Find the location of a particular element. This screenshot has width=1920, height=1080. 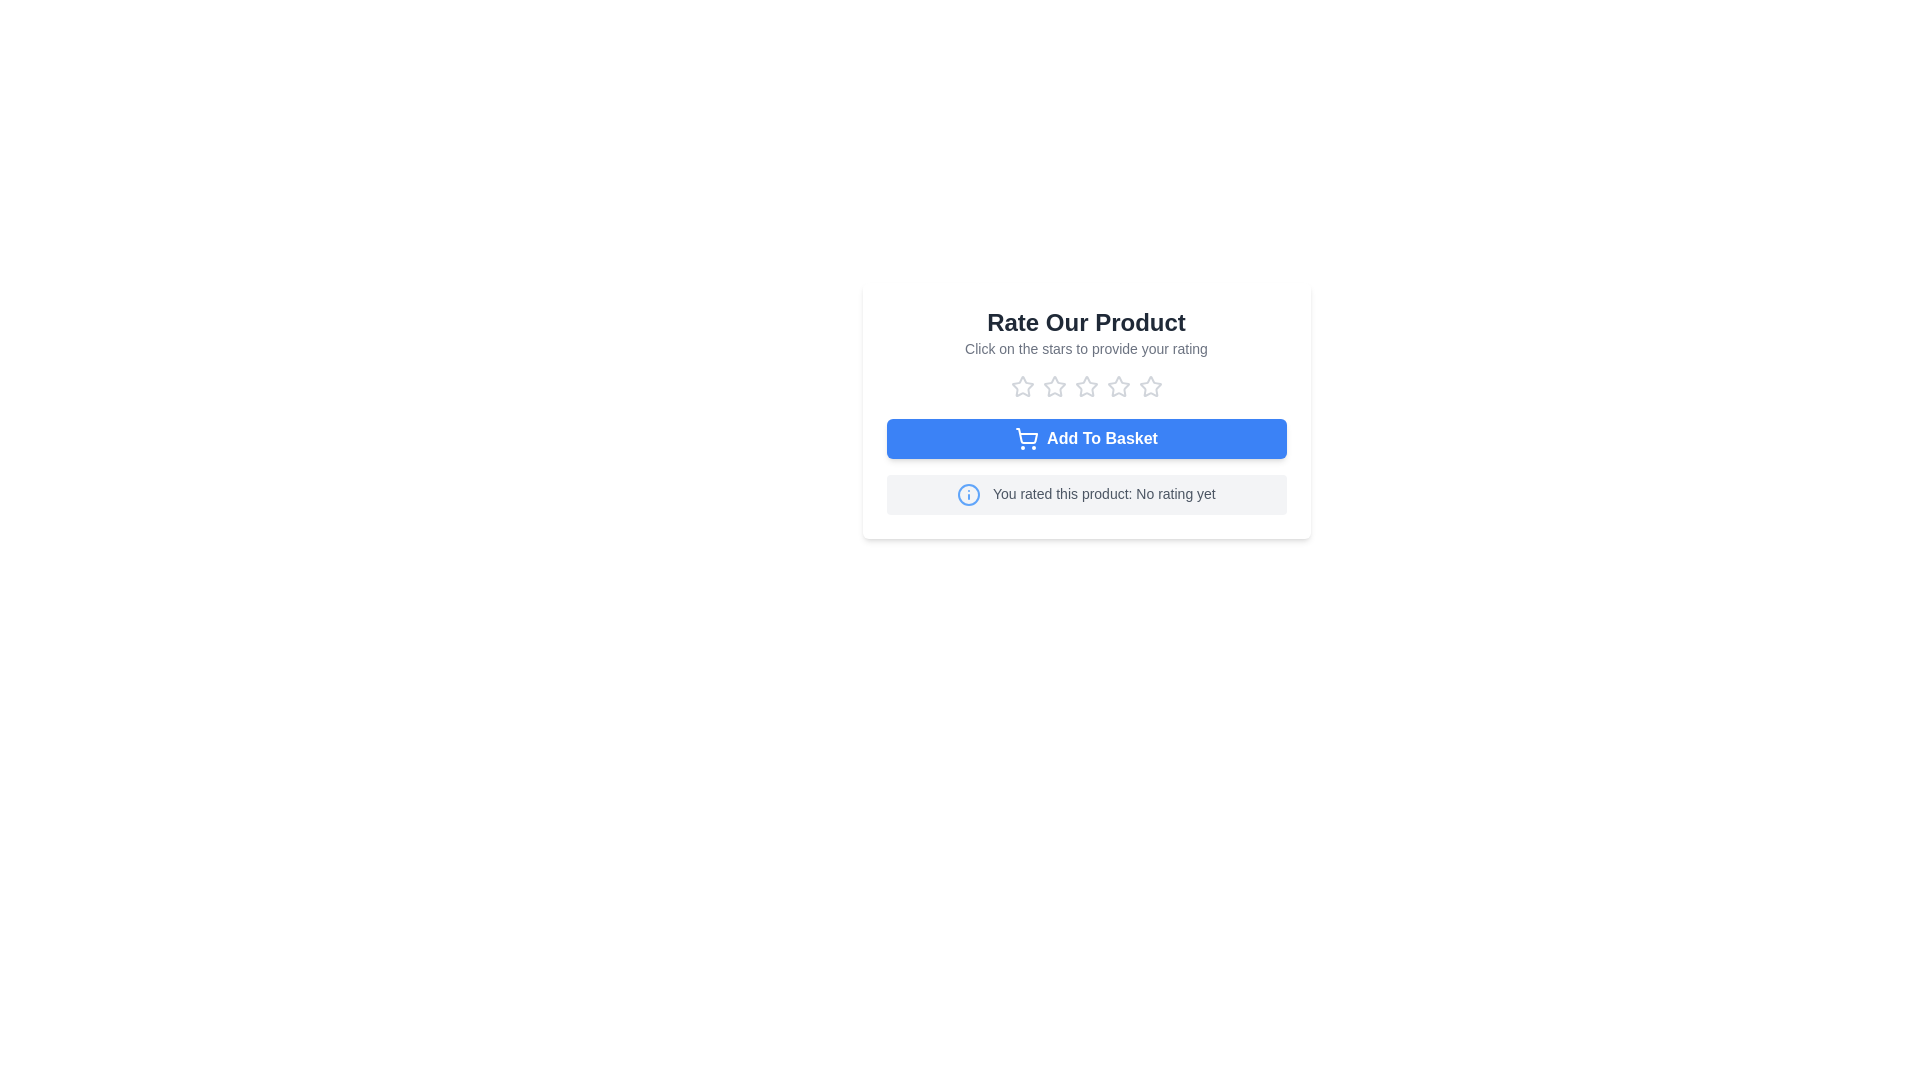

the blue 'Add To Basket' button with a shopping cart icon is located at coordinates (1085, 438).